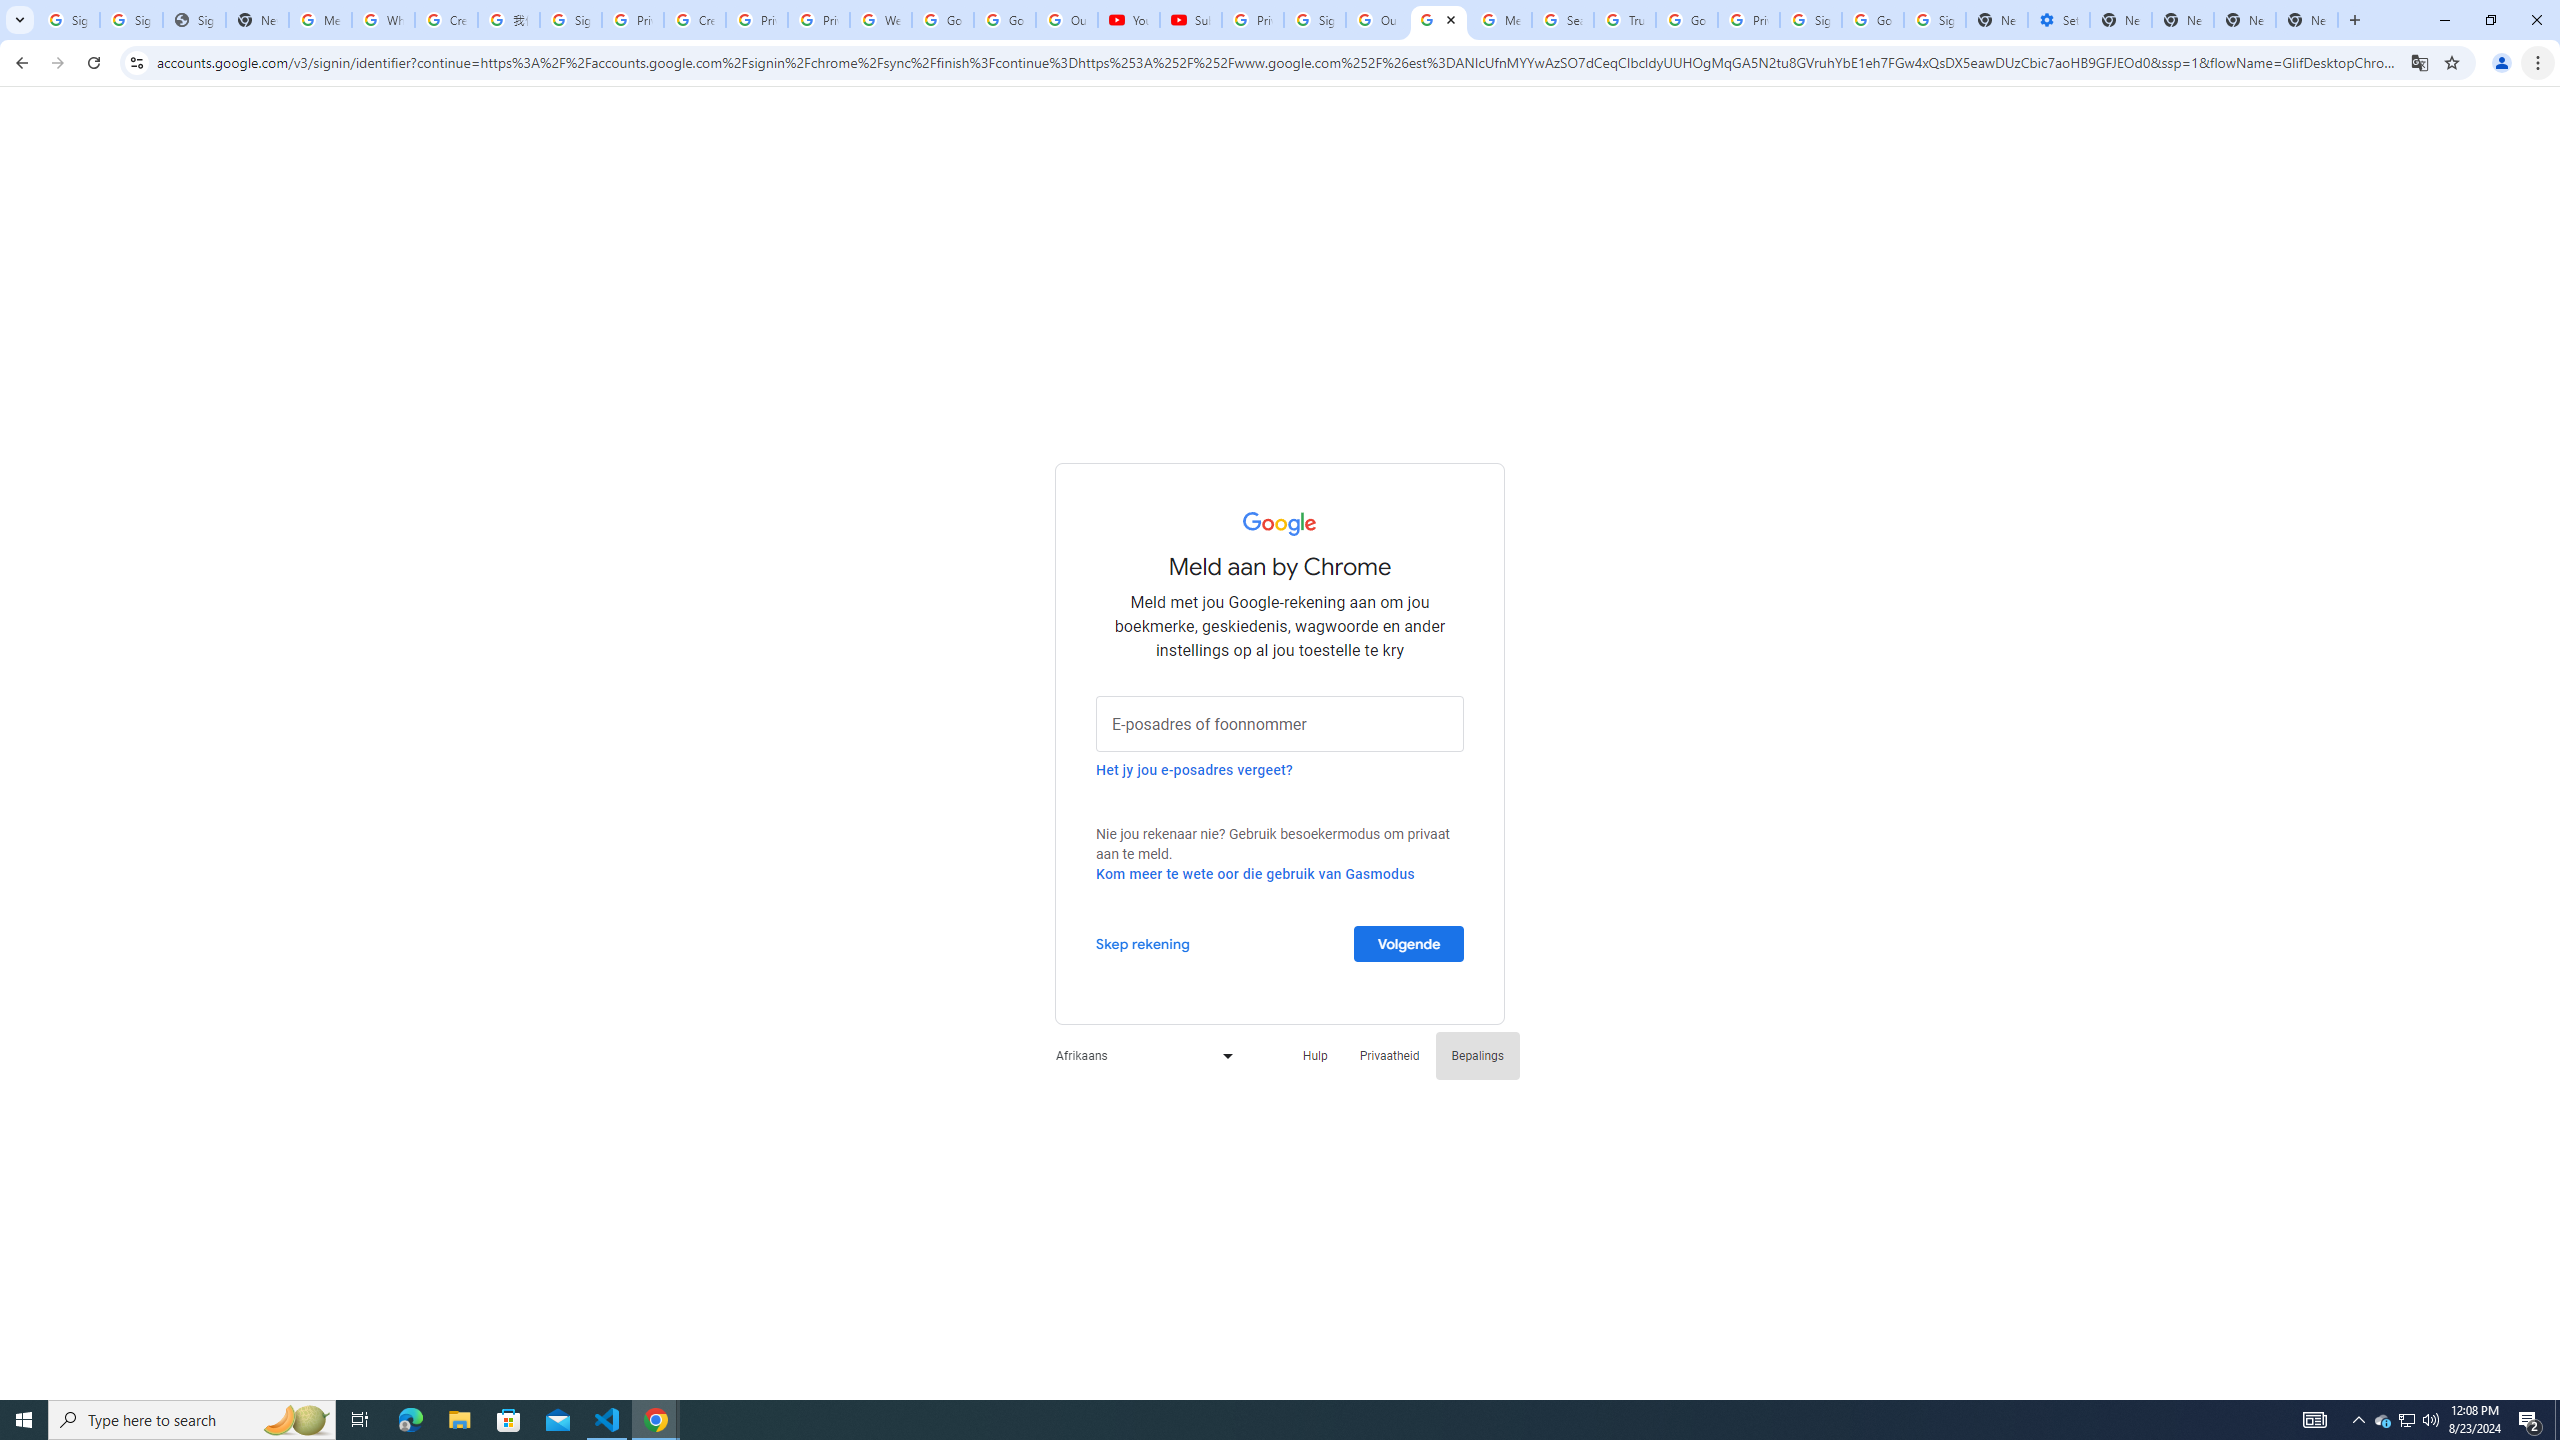  What do you see at coordinates (880, 19) in the screenshot?
I see `'Welcome to My Activity'` at bounding box center [880, 19].